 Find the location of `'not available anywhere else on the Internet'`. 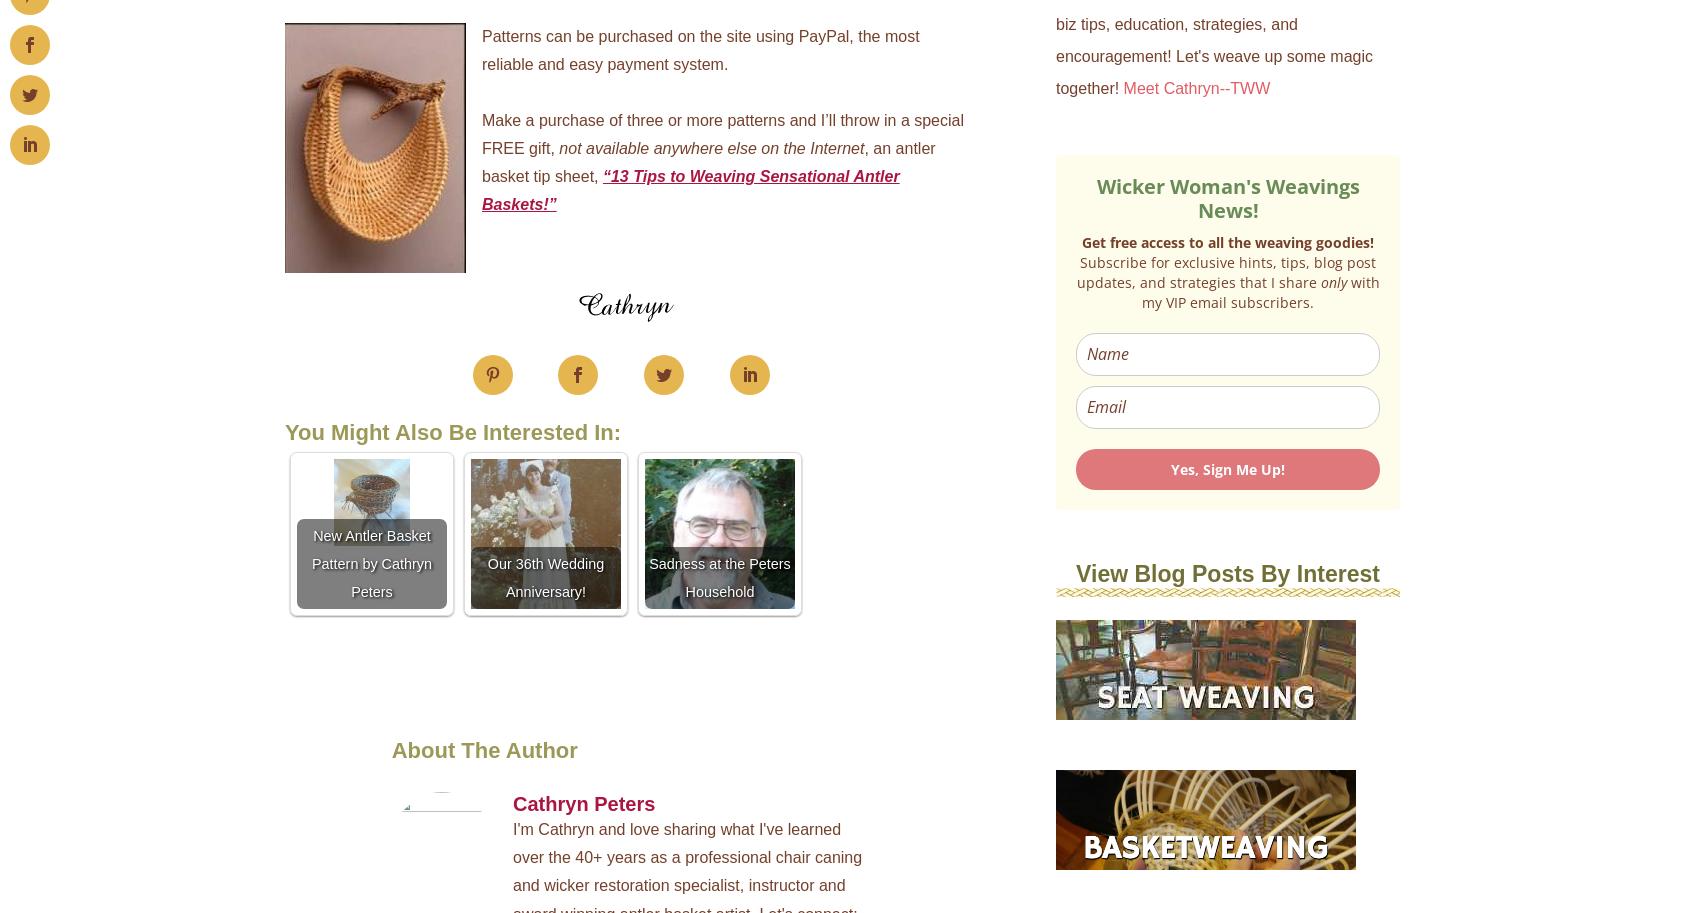

'not available anywhere else on the Internet' is located at coordinates (557, 147).